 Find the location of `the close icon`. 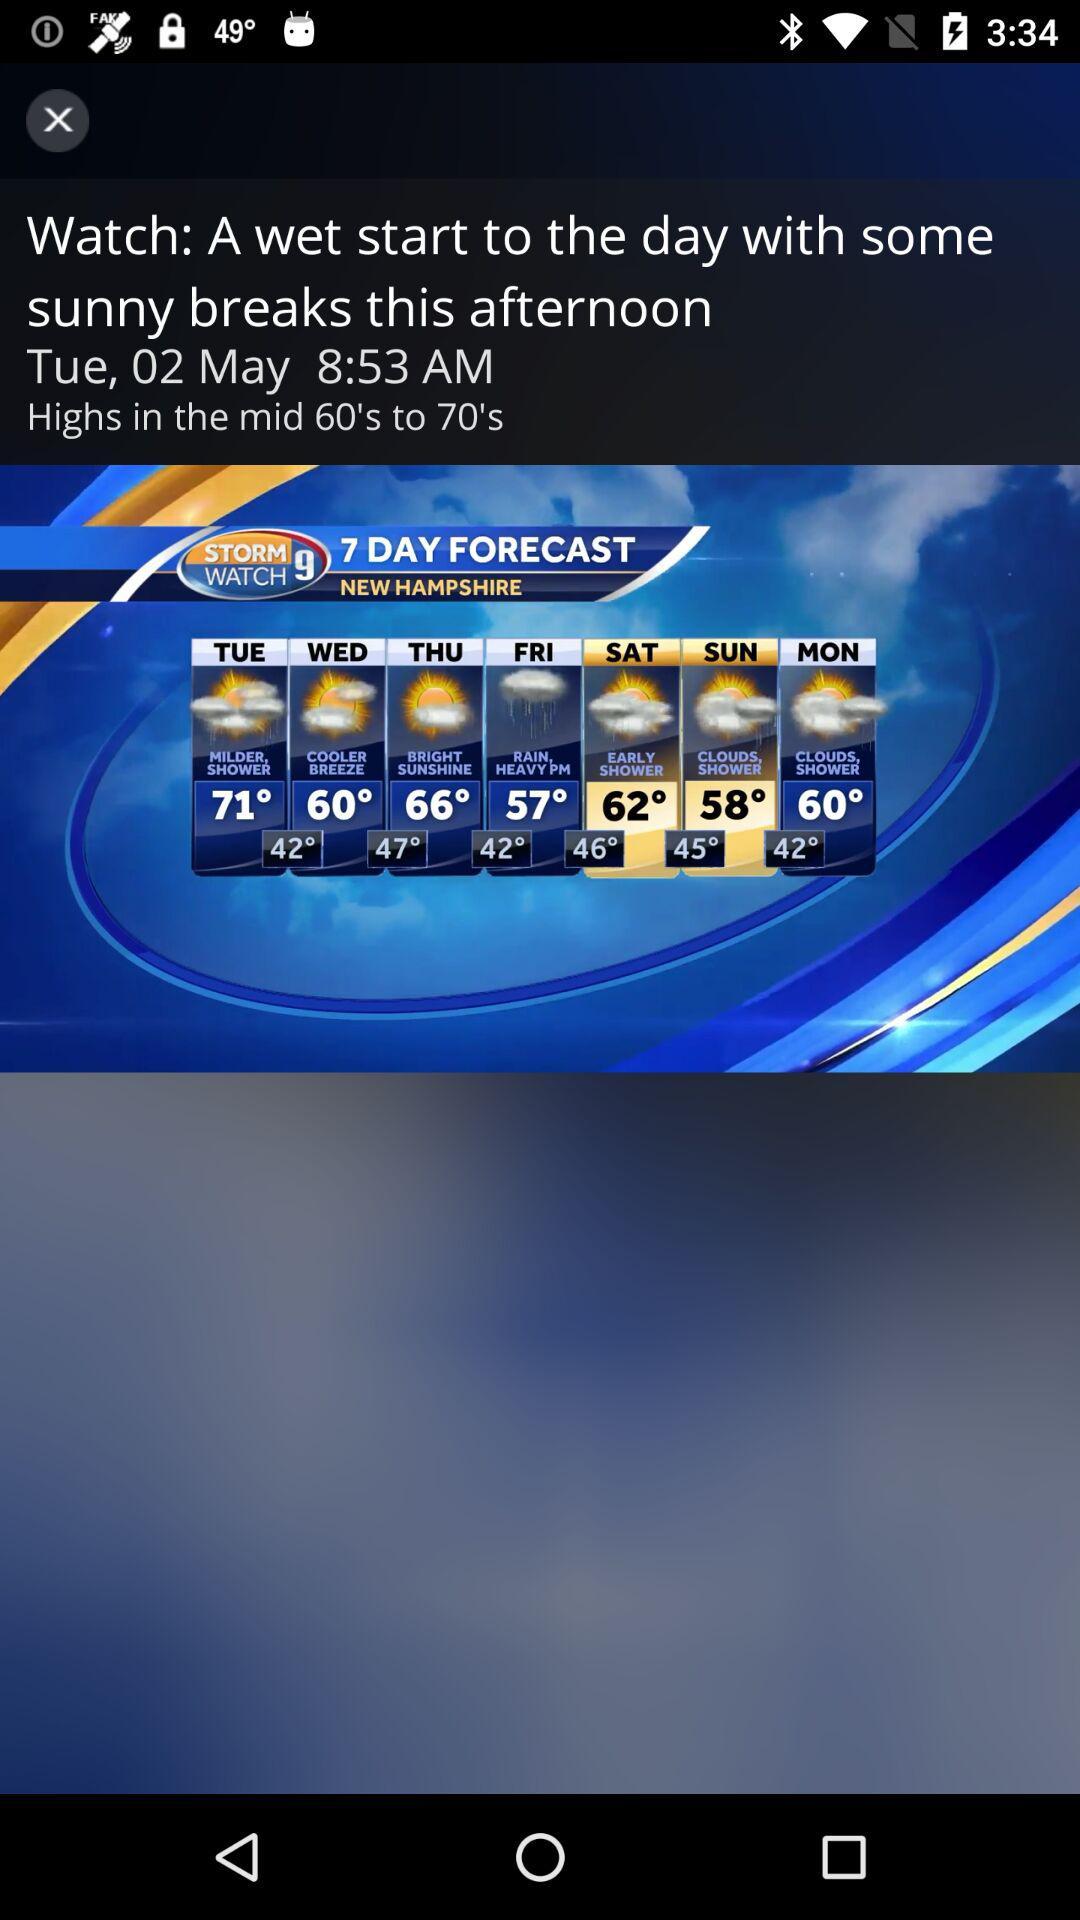

the close icon is located at coordinates (56, 119).